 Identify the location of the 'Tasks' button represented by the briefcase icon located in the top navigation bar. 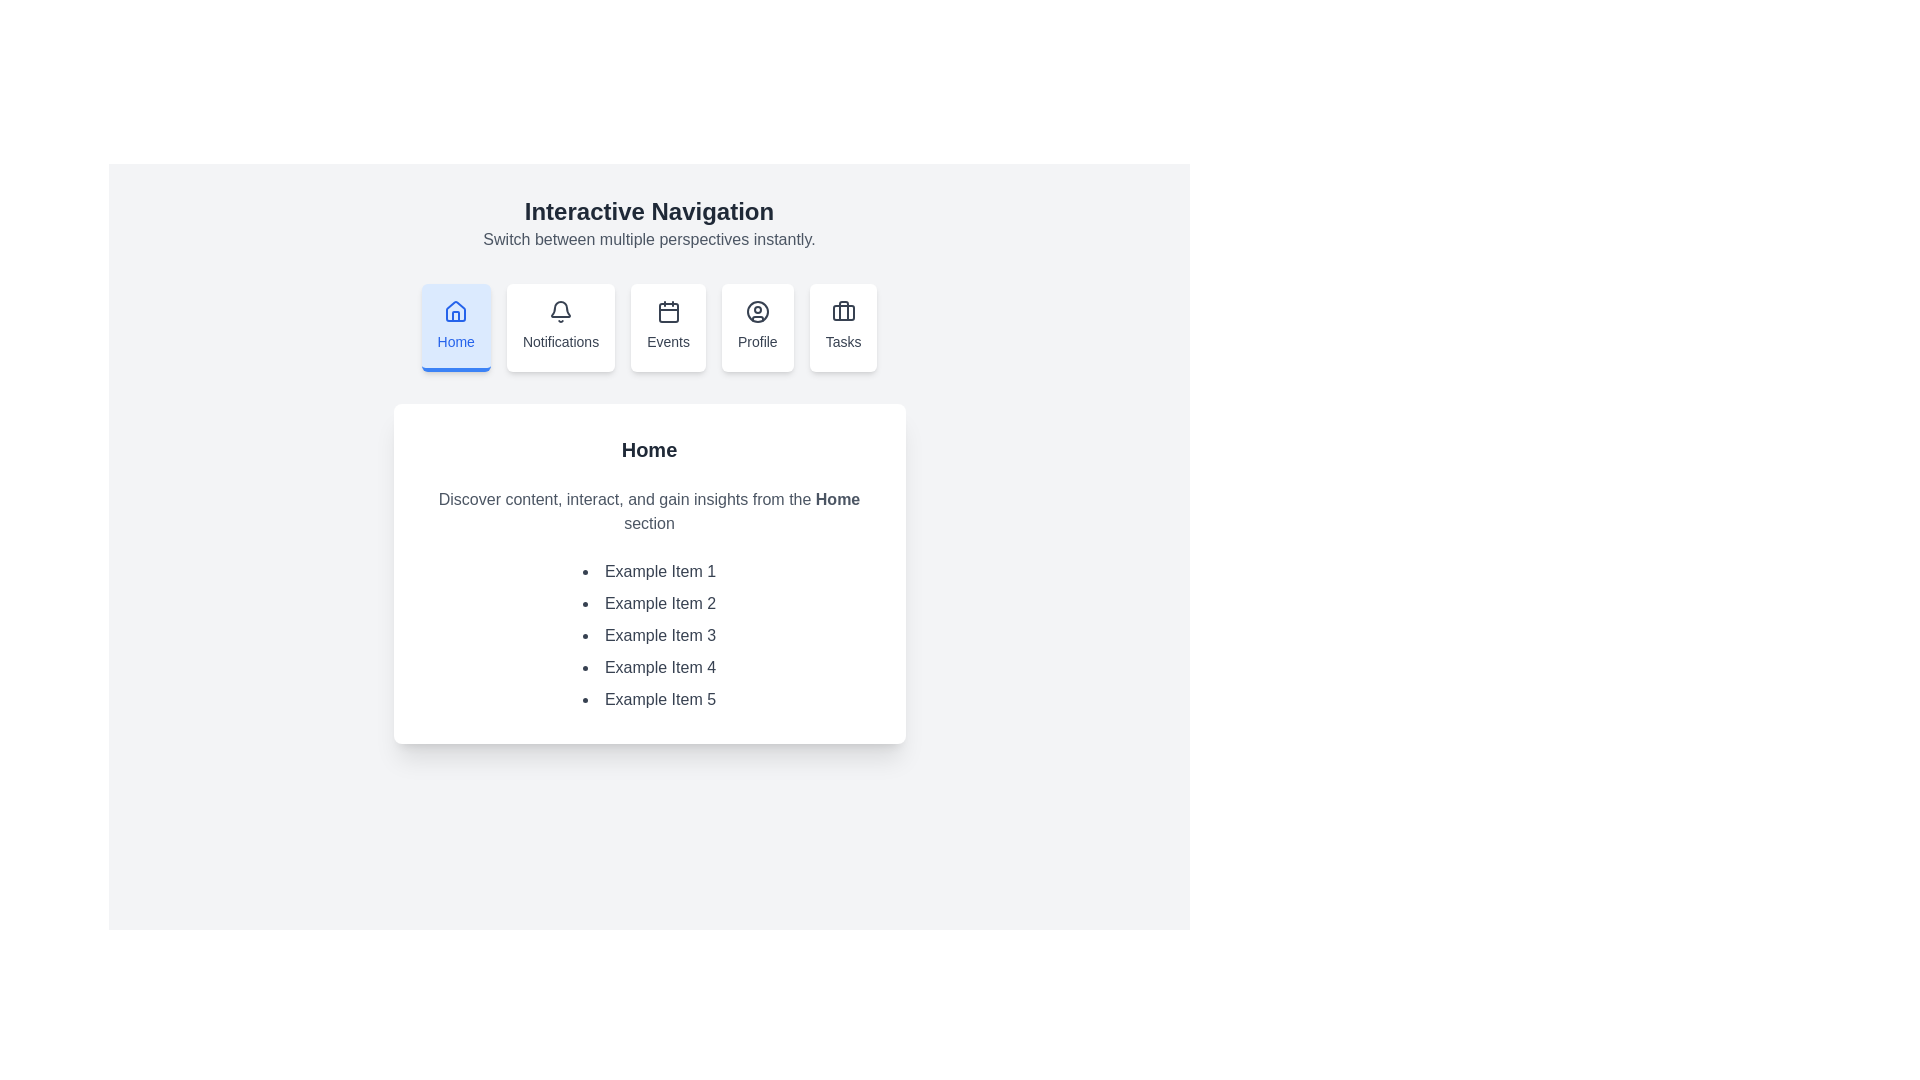
(843, 312).